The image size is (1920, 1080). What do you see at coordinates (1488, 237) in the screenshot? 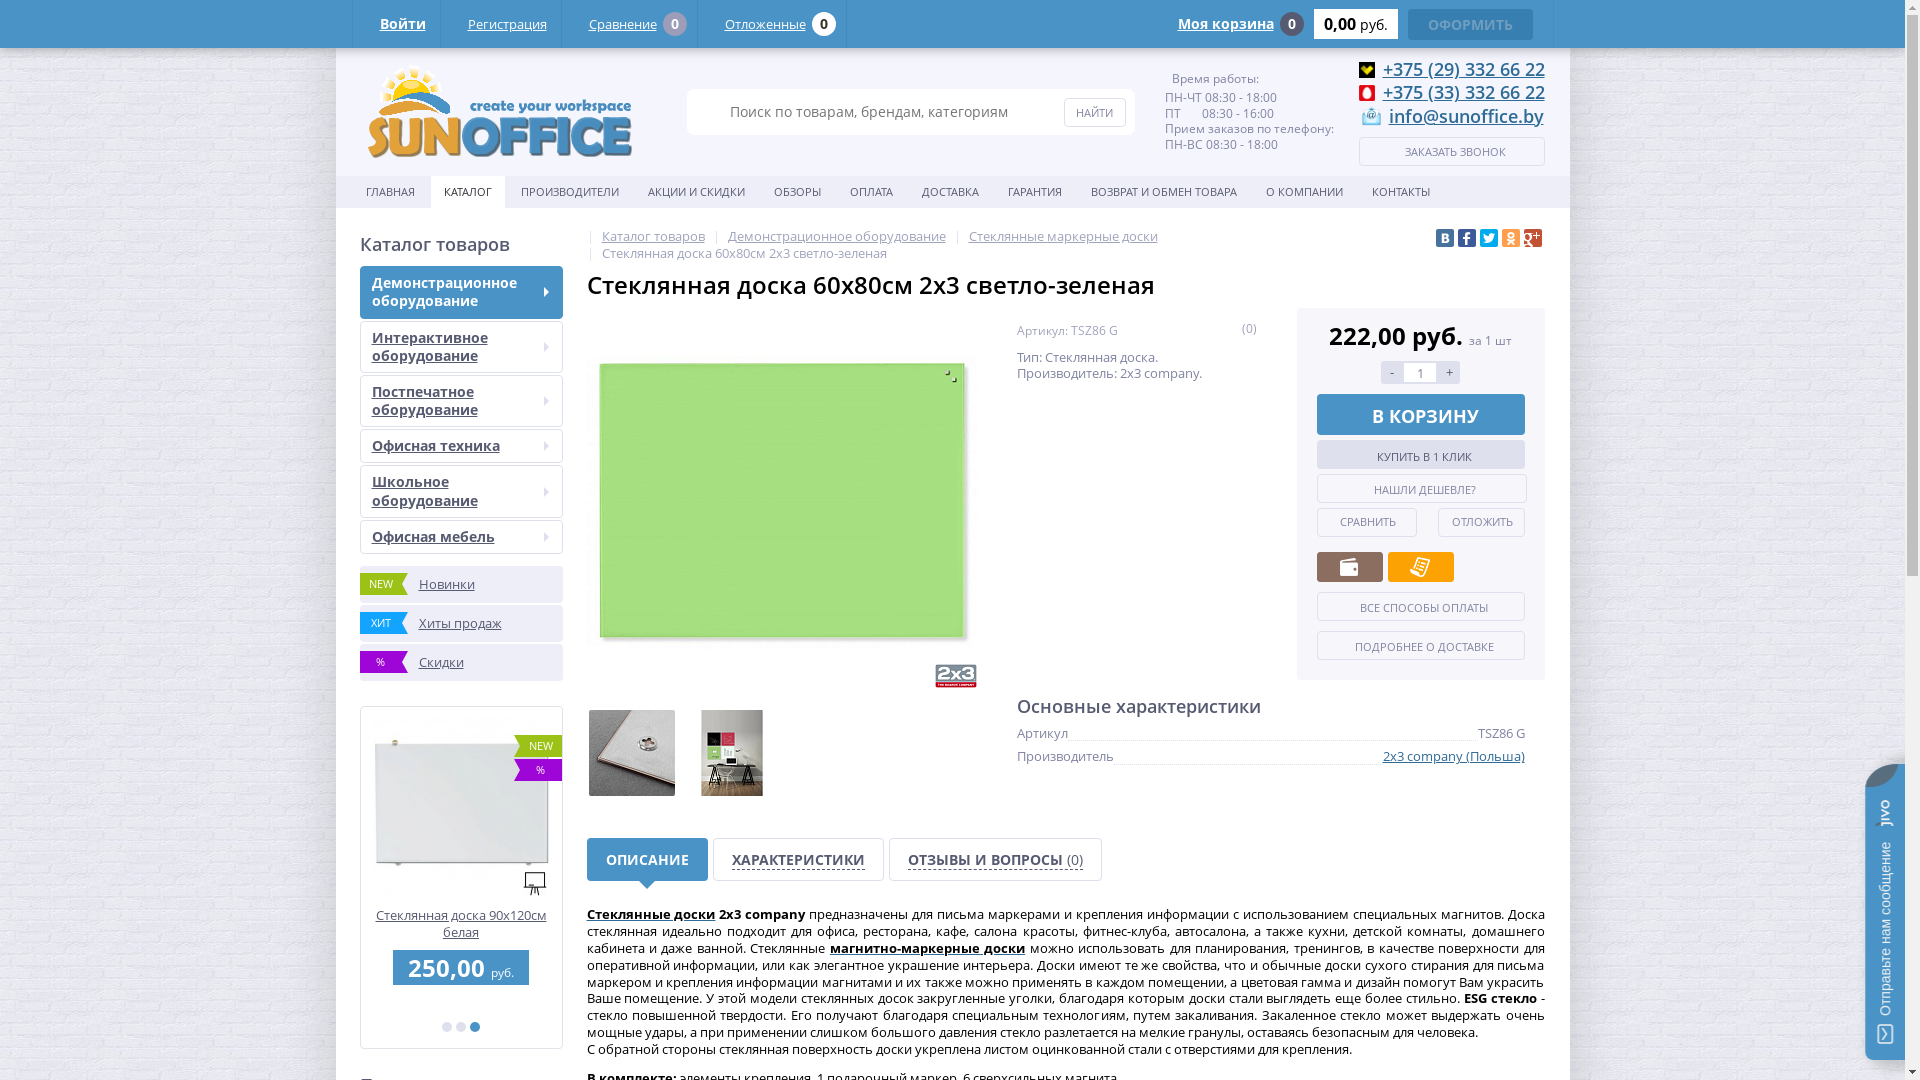
I see `'Twitter'` at bounding box center [1488, 237].